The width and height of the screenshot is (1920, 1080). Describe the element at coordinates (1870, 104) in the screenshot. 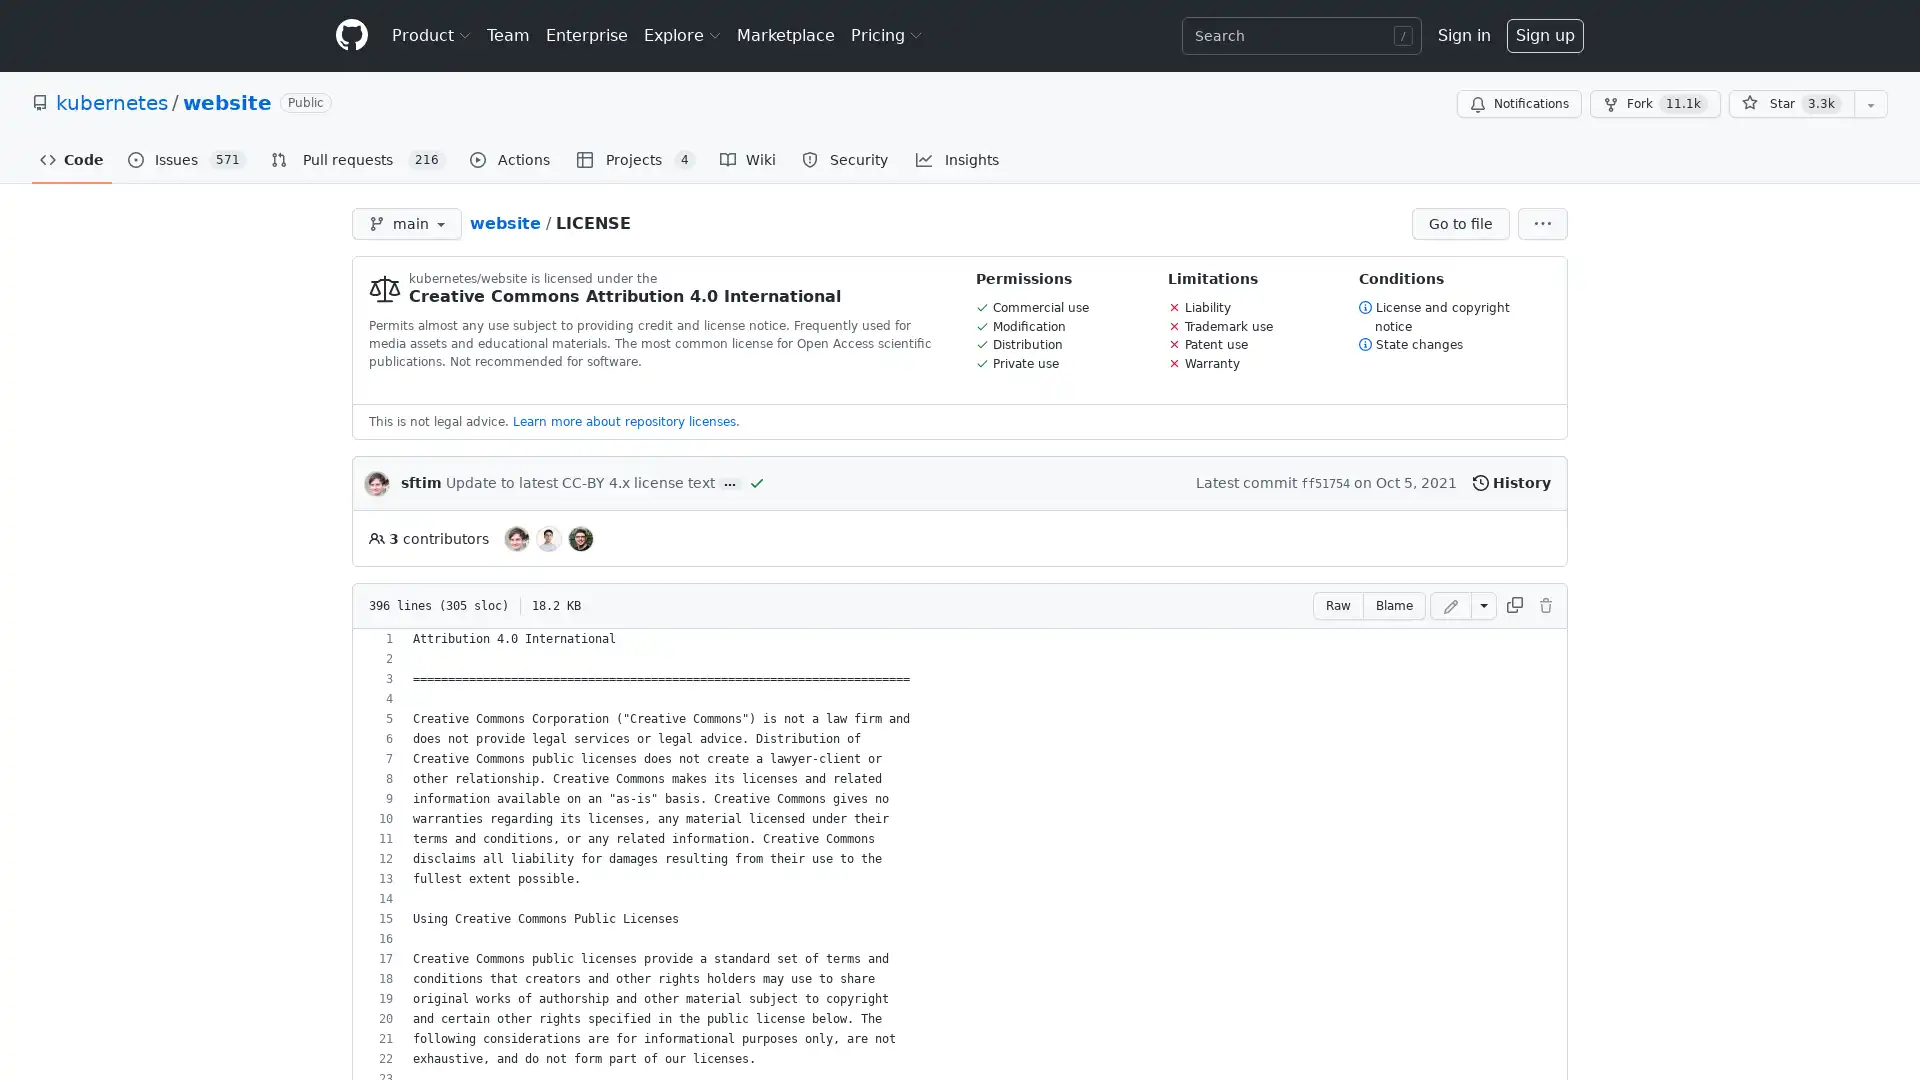

I see `You must be signed in to add this repository to a list` at that location.